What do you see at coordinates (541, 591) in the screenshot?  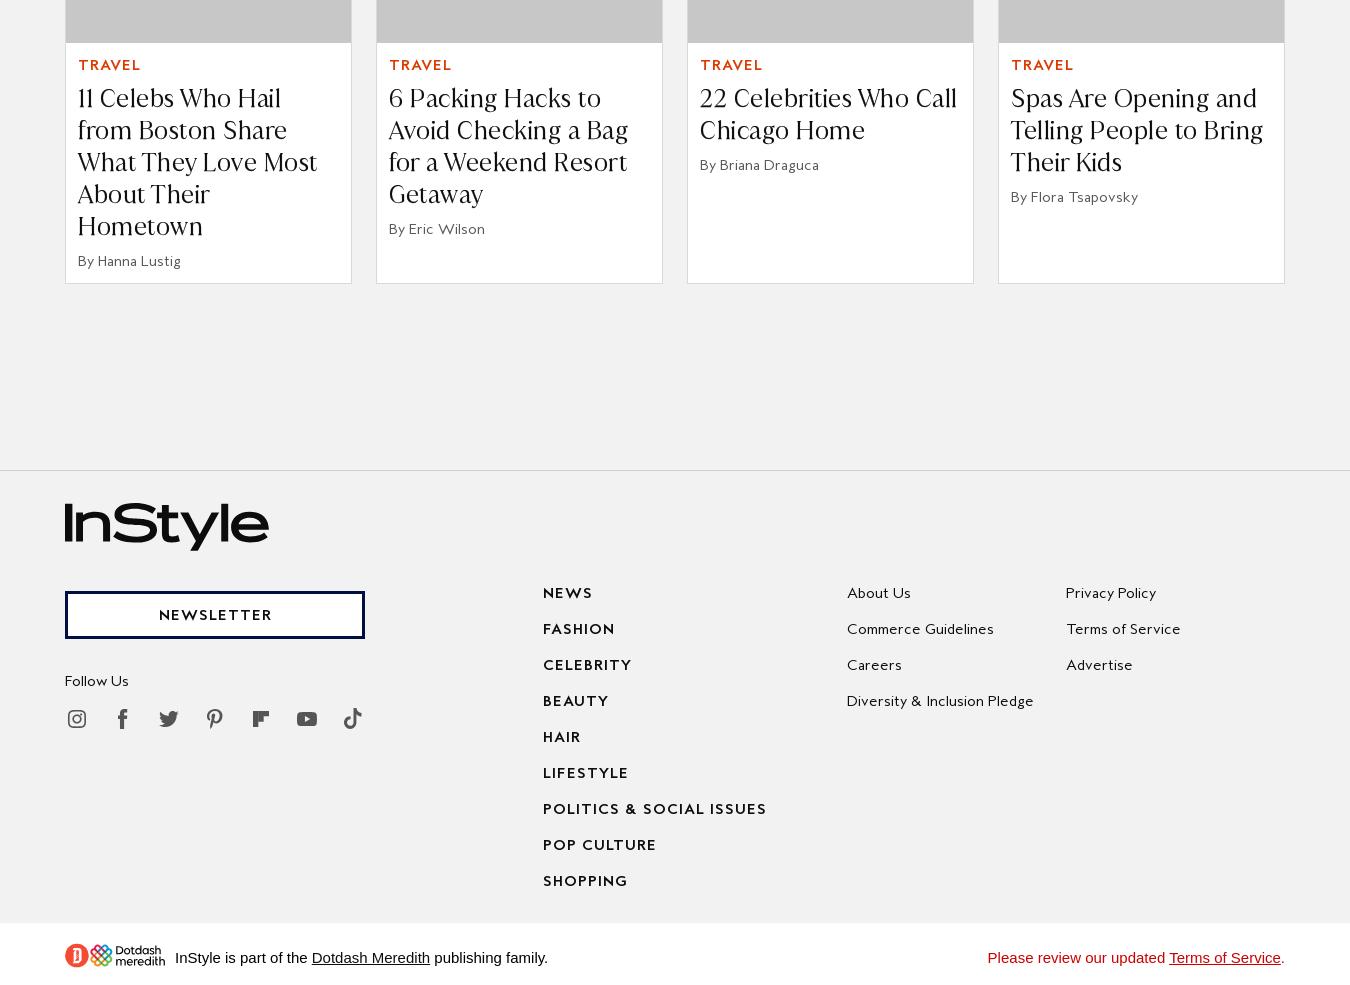 I see `'News'` at bounding box center [541, 591].